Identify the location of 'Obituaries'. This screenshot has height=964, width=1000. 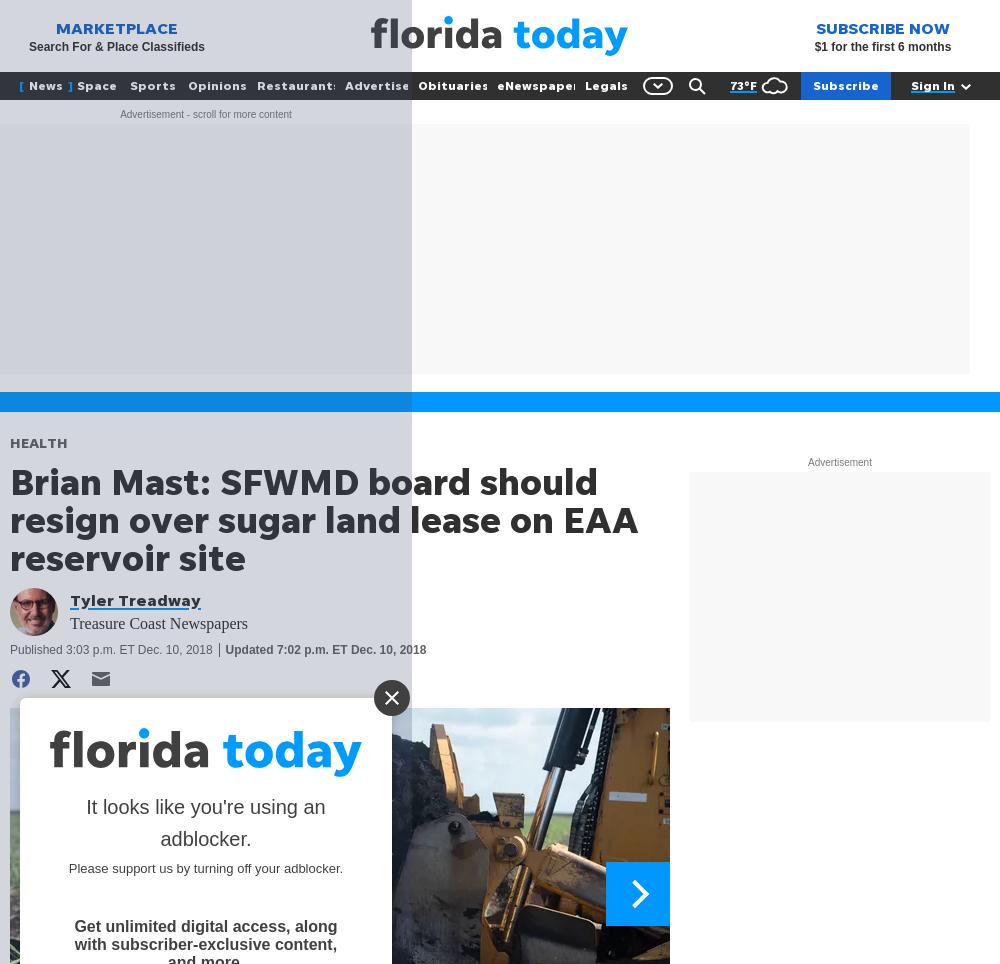
(452, 84).